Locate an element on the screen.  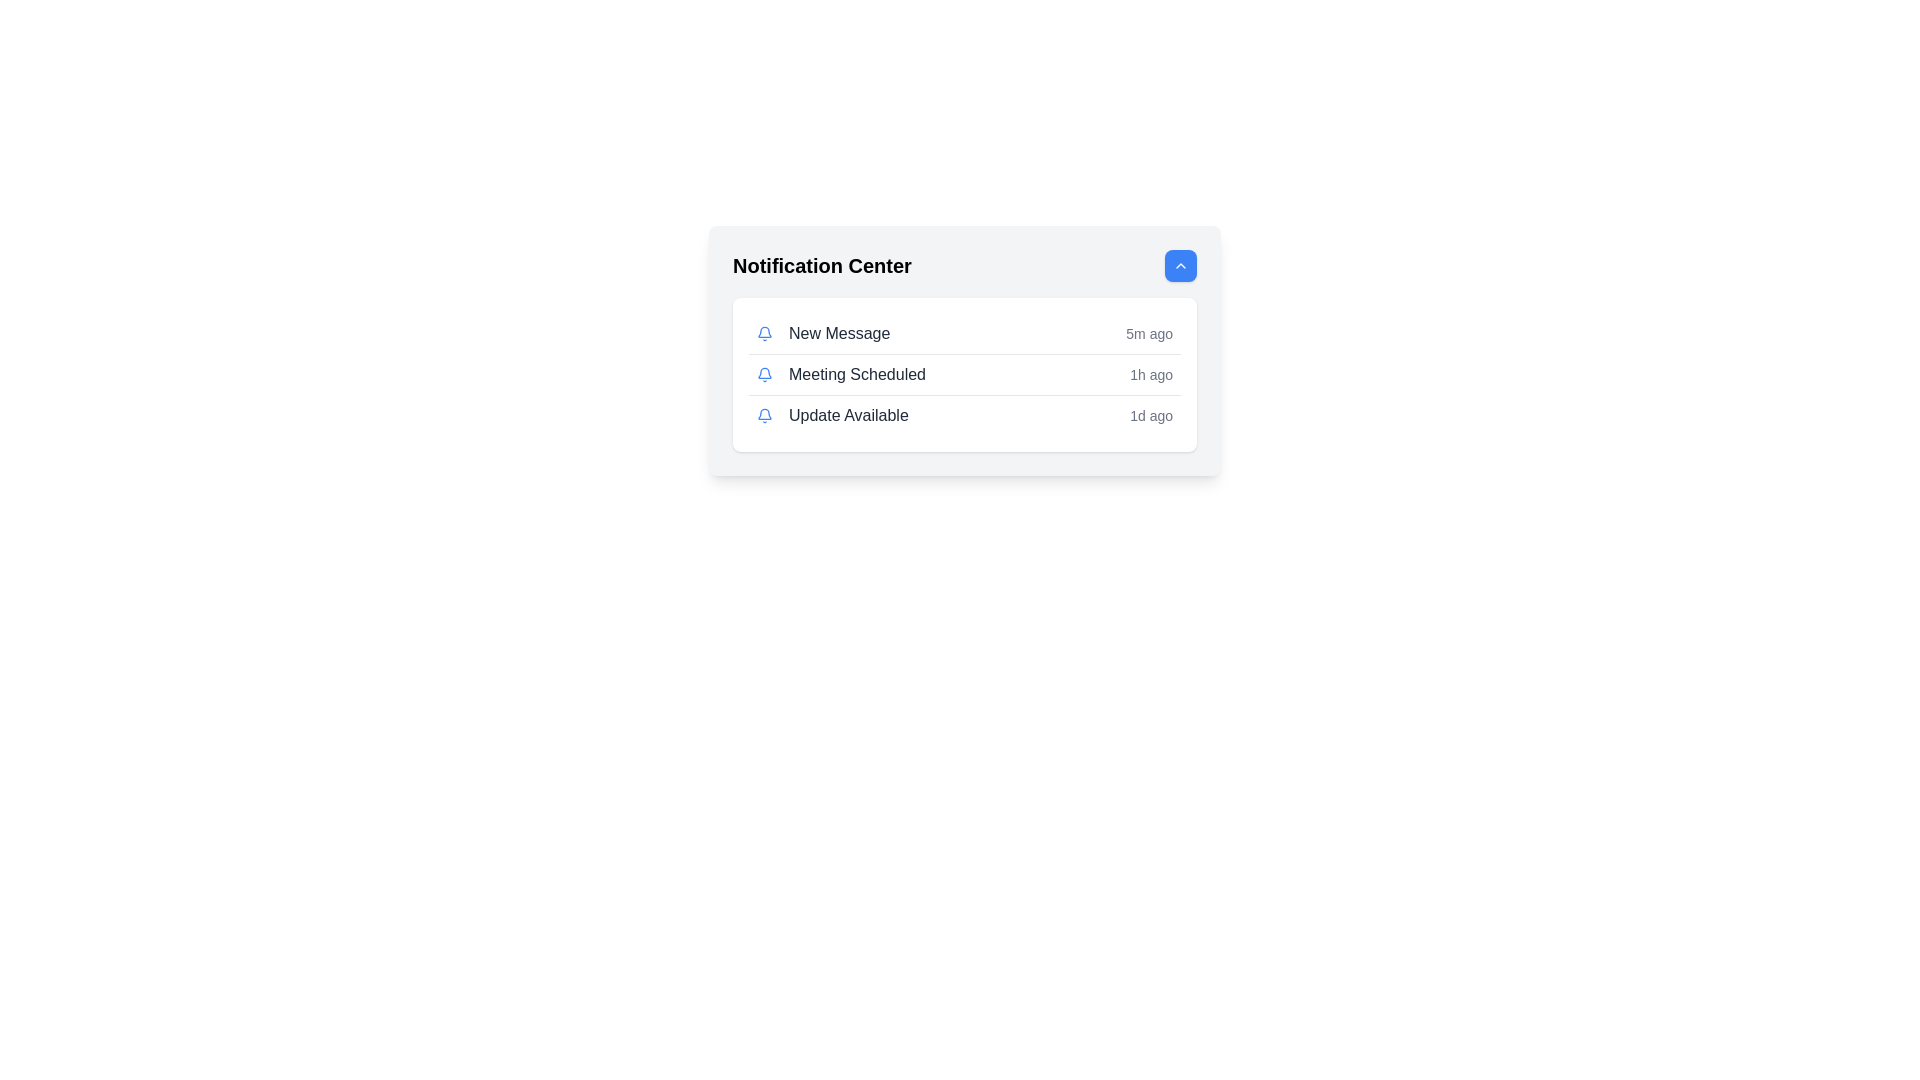
the third notification item in the Notification Center is located at coordinates (964, 415).